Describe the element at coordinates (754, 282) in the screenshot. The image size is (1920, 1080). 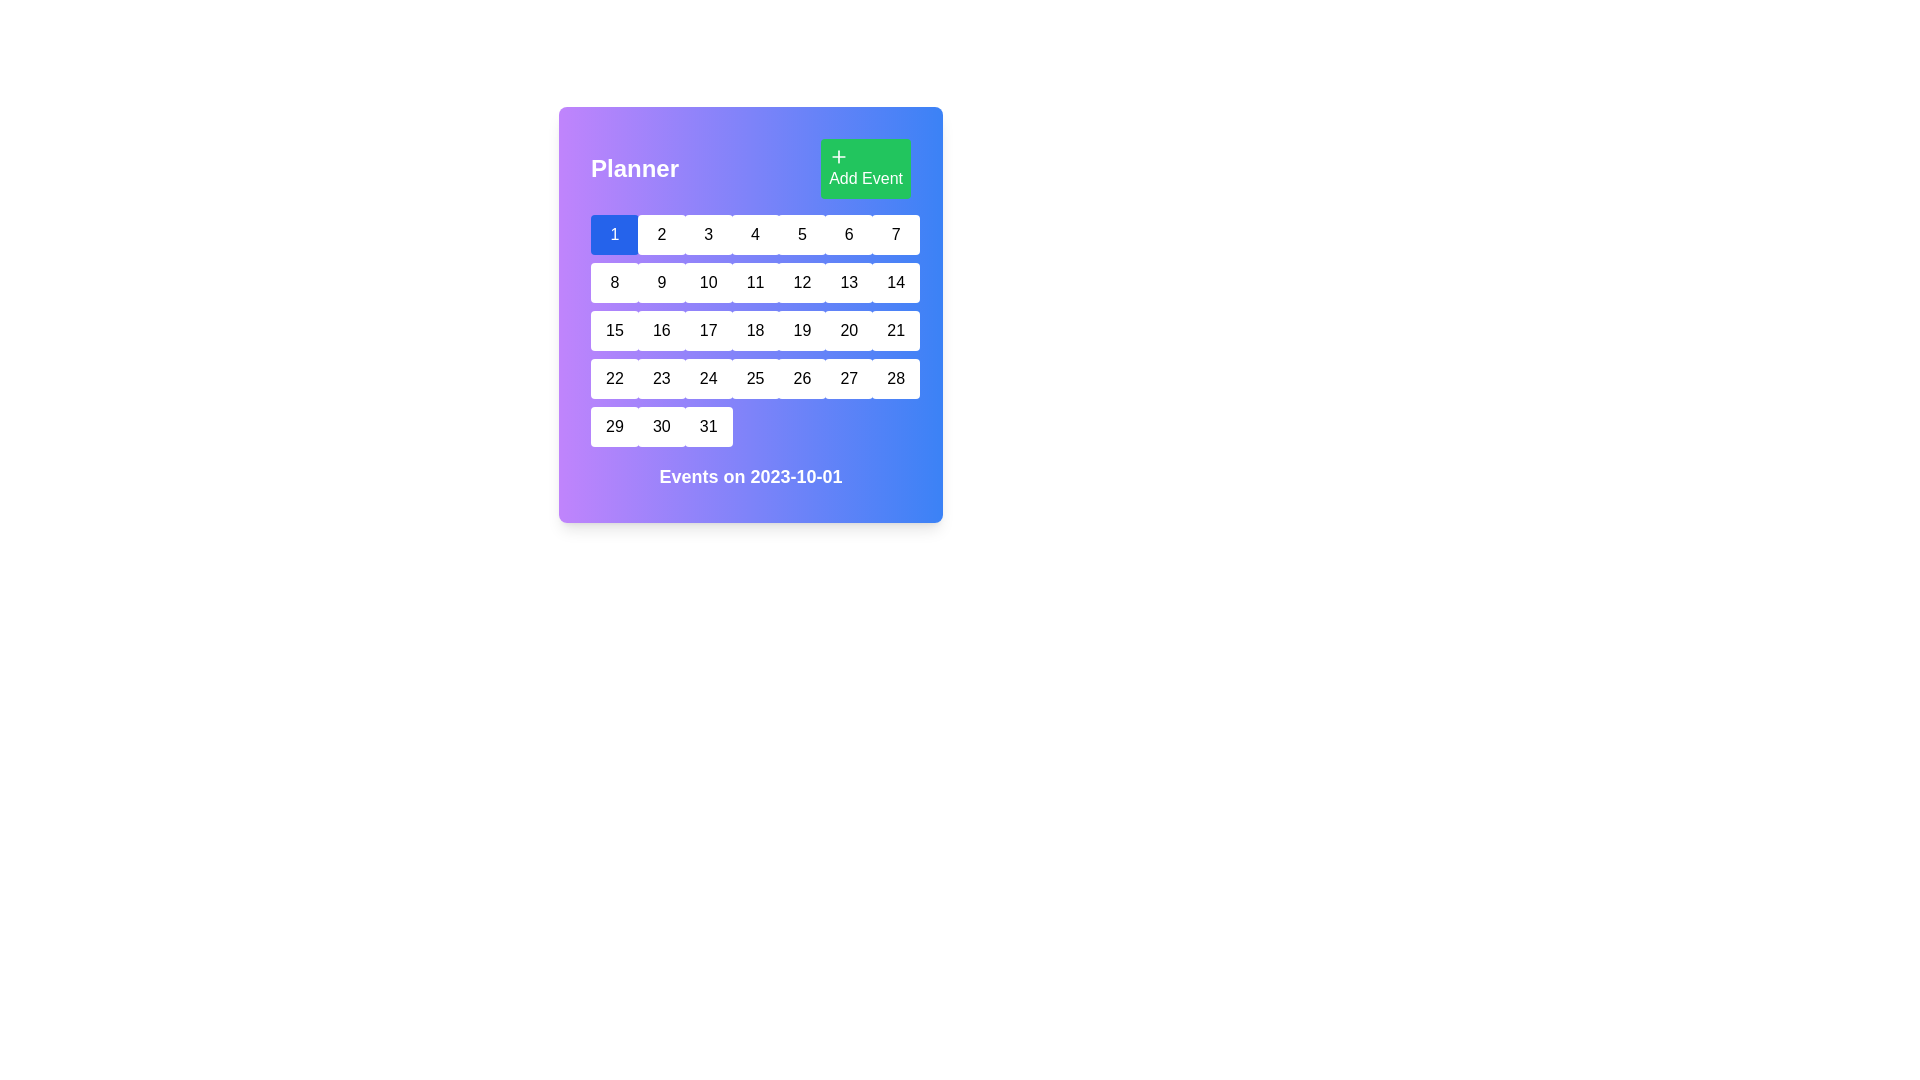
I see `the button representing the eleventh day in the calendar view` at that location.